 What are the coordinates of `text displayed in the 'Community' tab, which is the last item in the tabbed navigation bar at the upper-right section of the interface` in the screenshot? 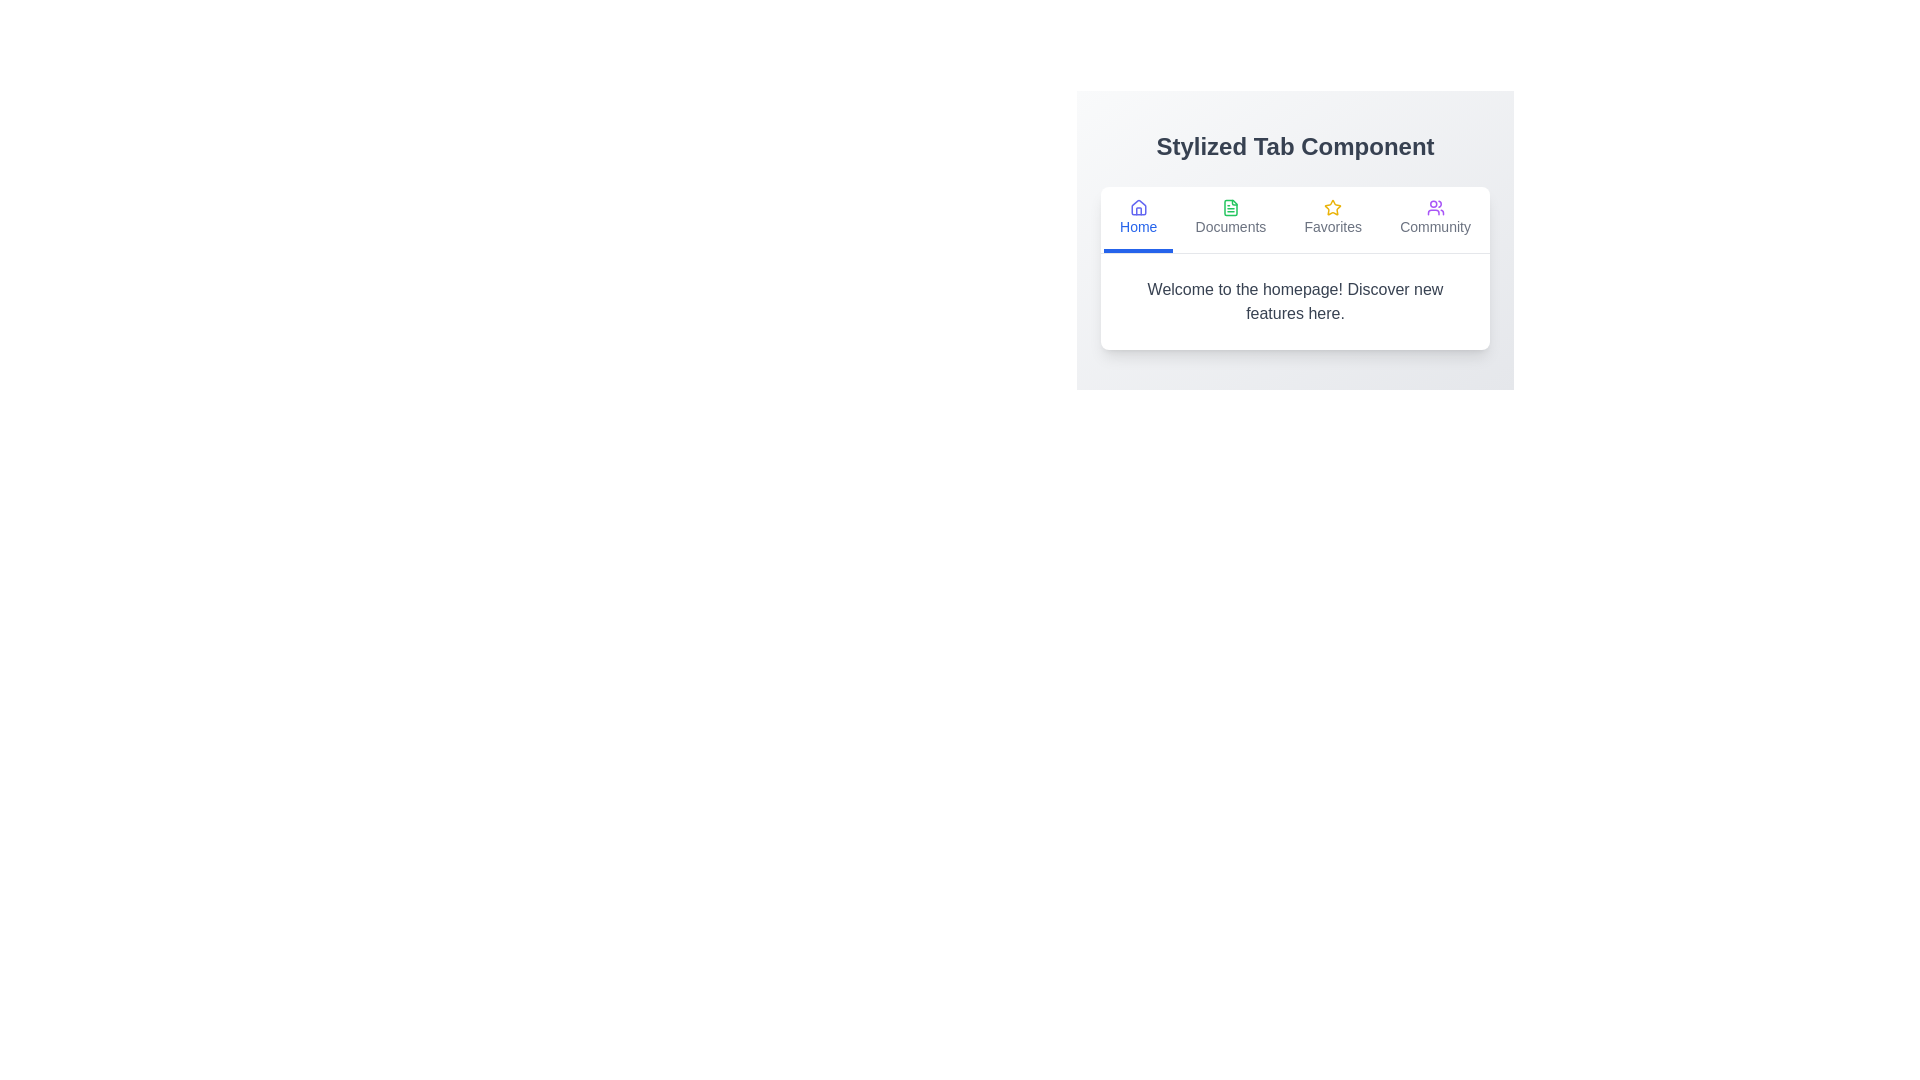 It's located at (1434, 226).